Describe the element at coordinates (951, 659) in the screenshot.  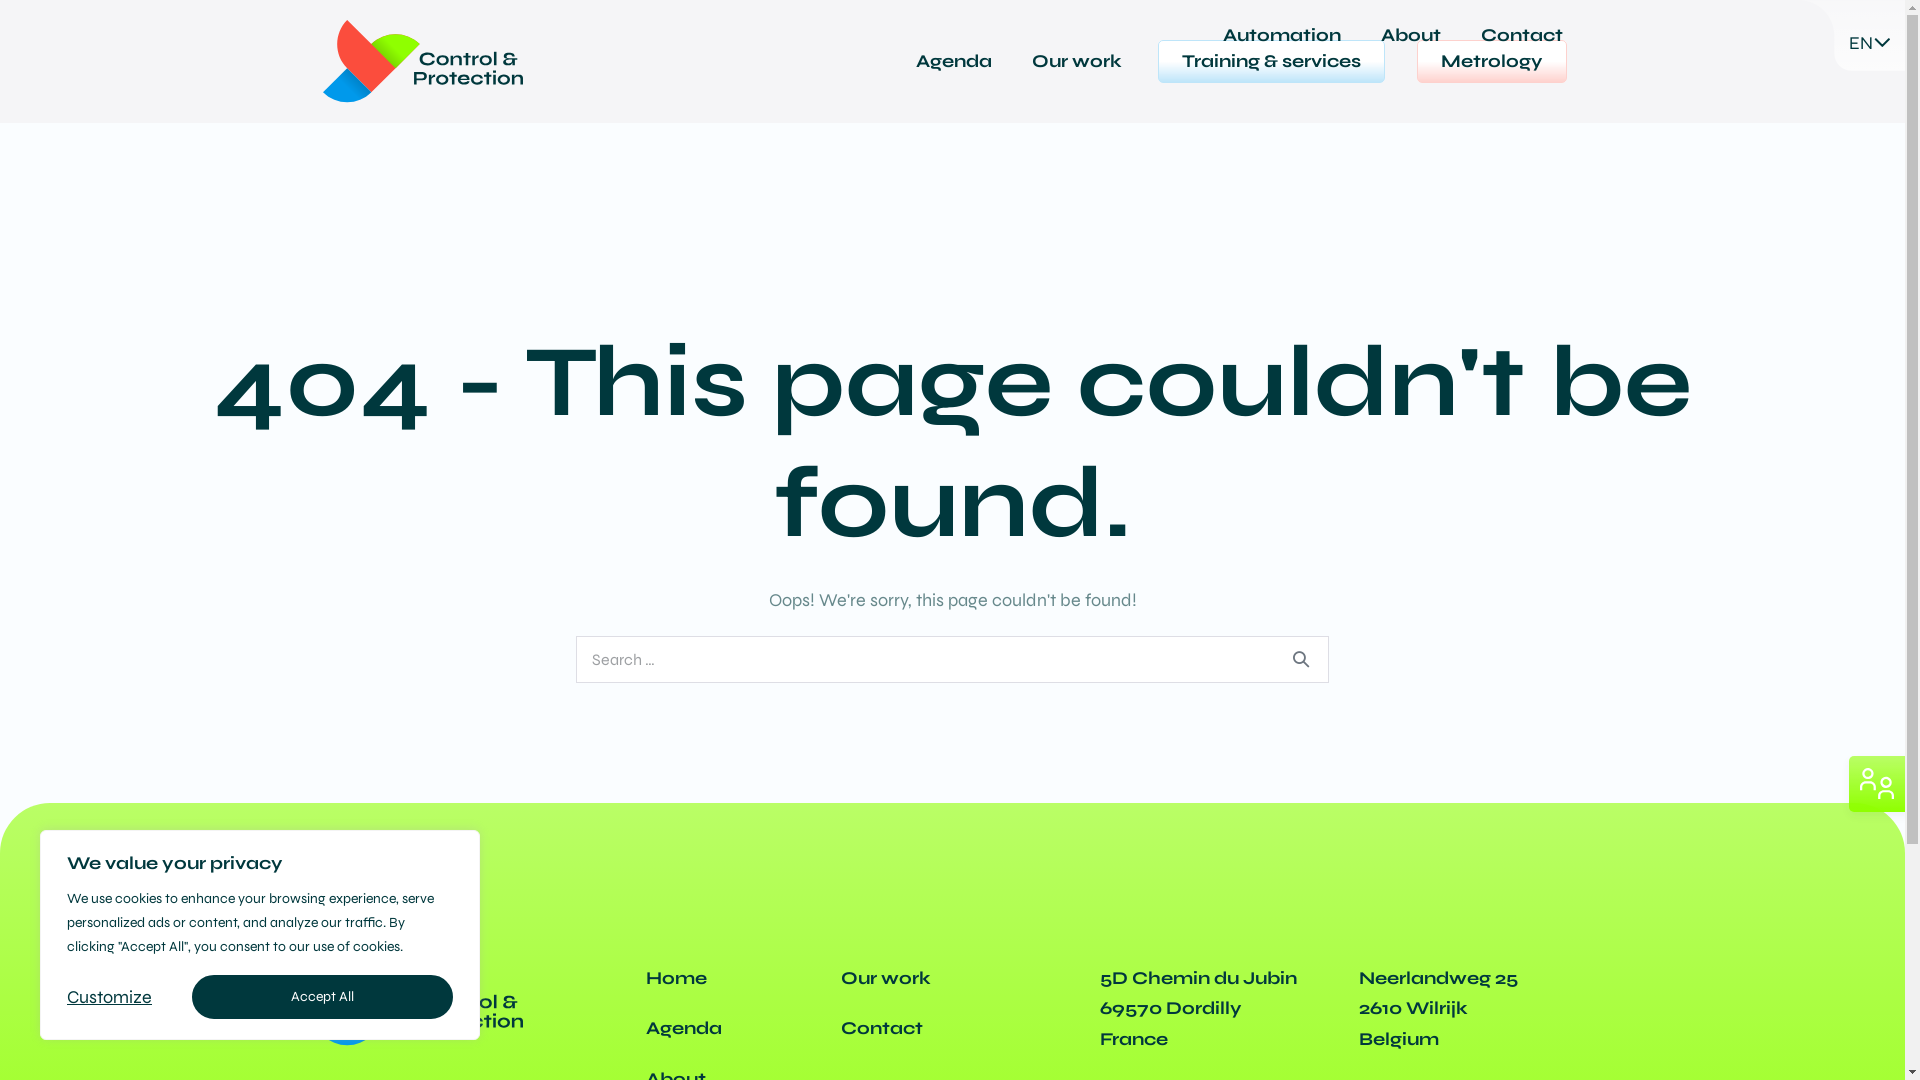
I see `'Press enter to search'` at that location.